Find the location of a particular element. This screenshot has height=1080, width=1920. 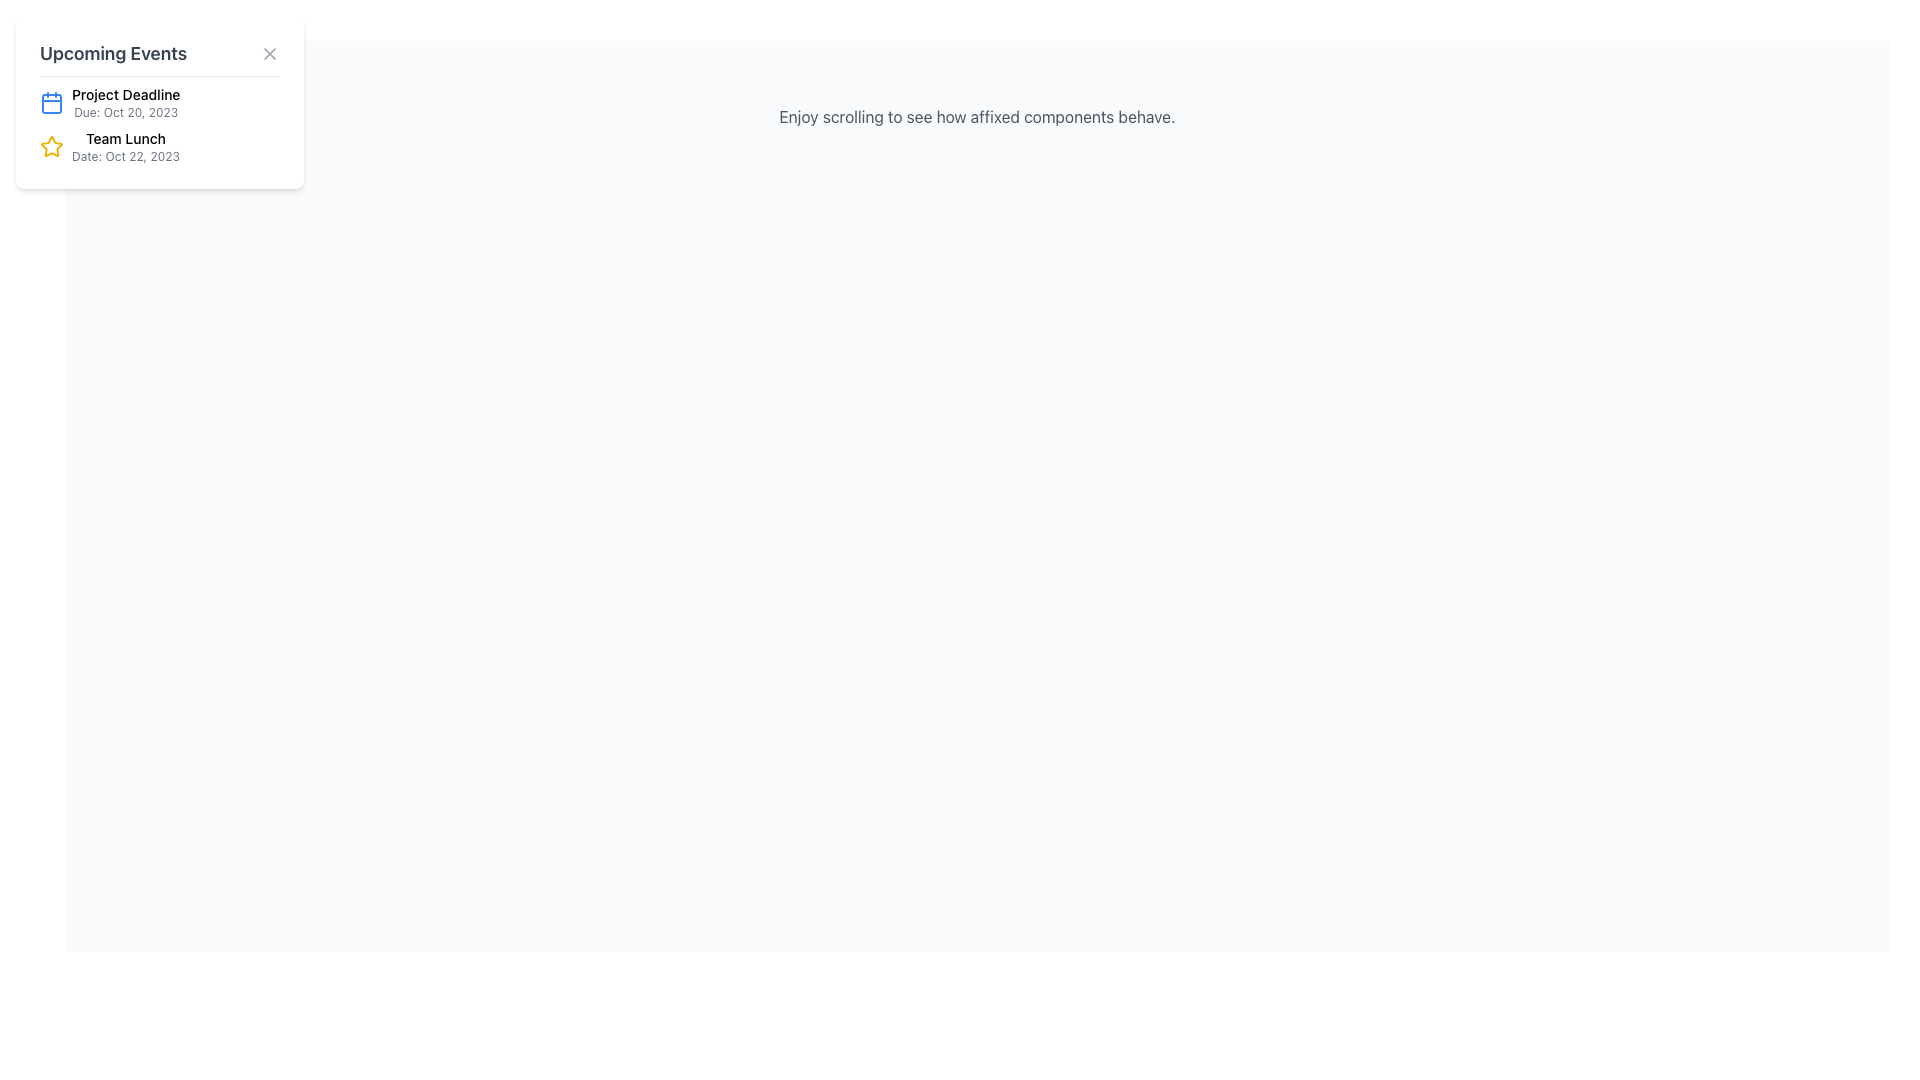

information displayed in the text label showing 'Project Deadline' and 'Due: Oct 20, 2023', which is located in the top section of the 'Upcoming Events' card, next to a blue calendar icon is located at coordinates (125, 103).